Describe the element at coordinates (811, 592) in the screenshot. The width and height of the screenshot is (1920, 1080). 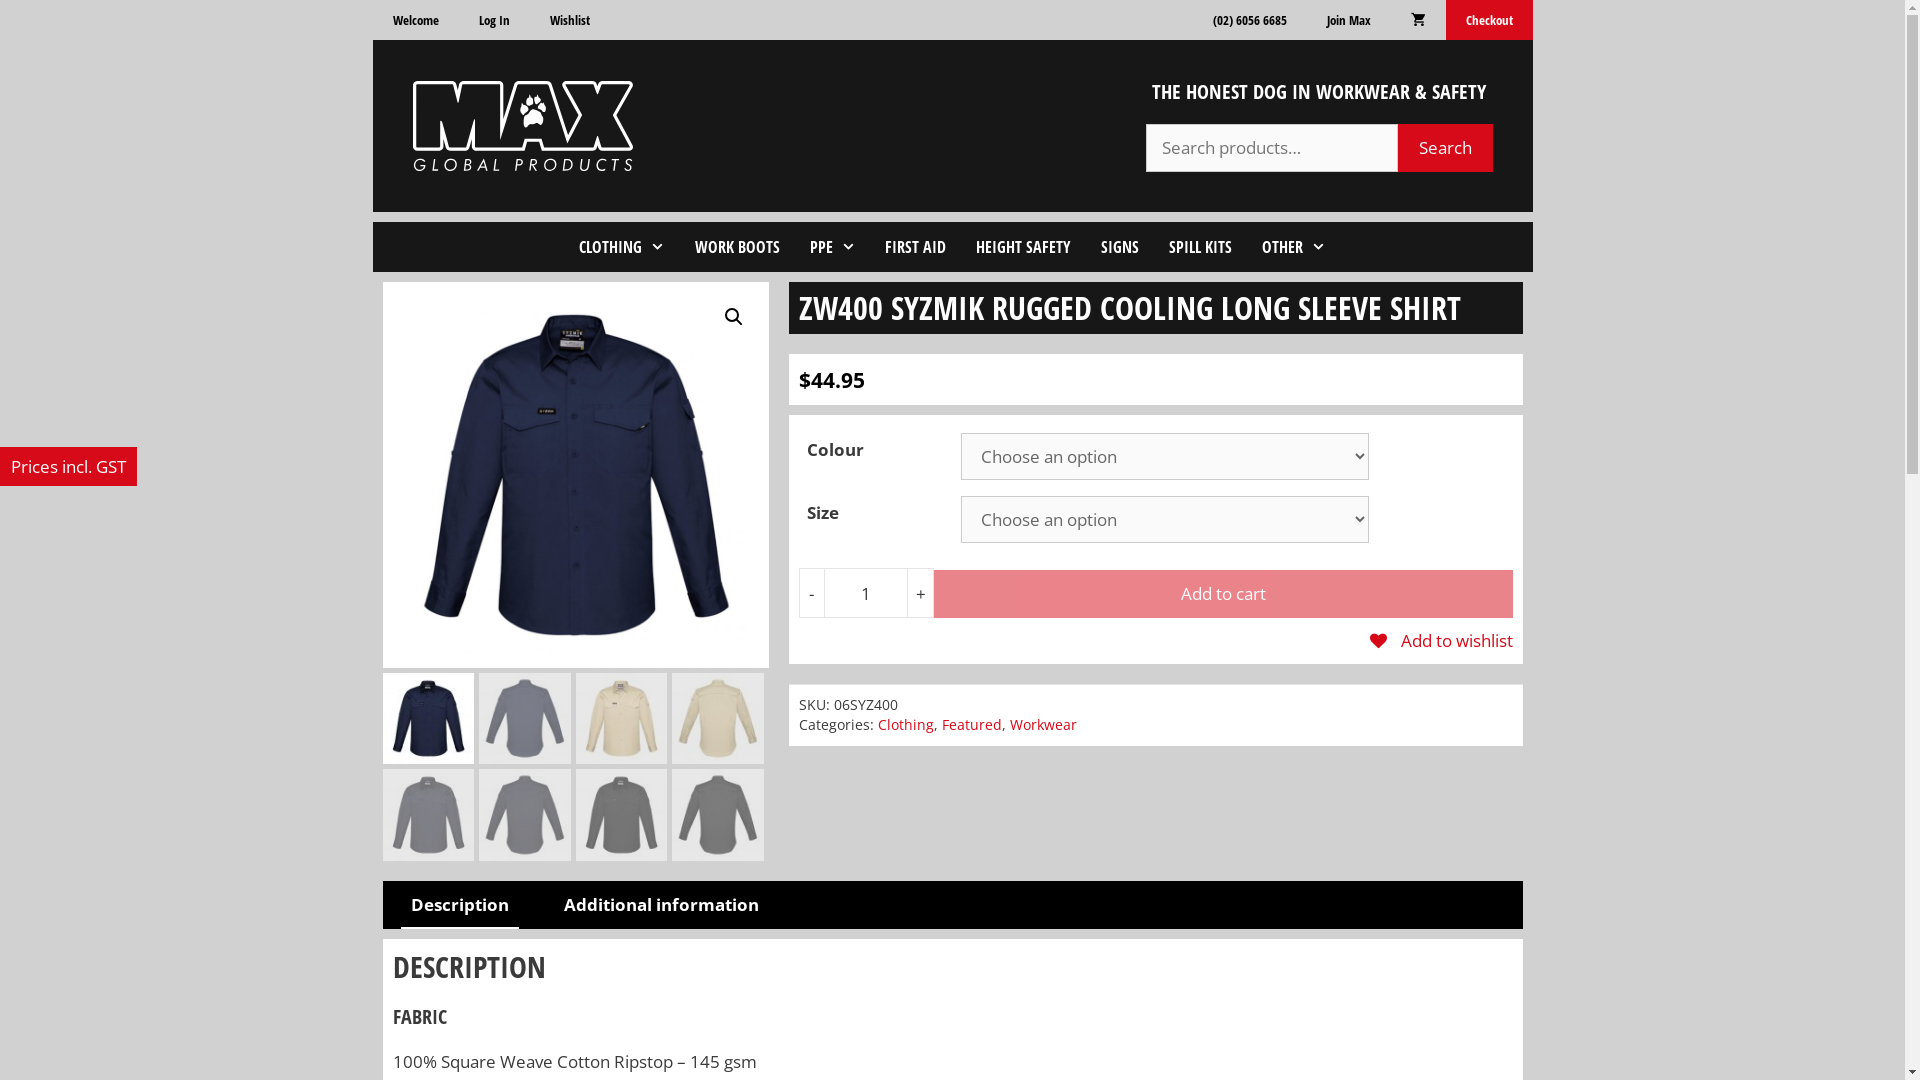
I see `'-'` at that location.